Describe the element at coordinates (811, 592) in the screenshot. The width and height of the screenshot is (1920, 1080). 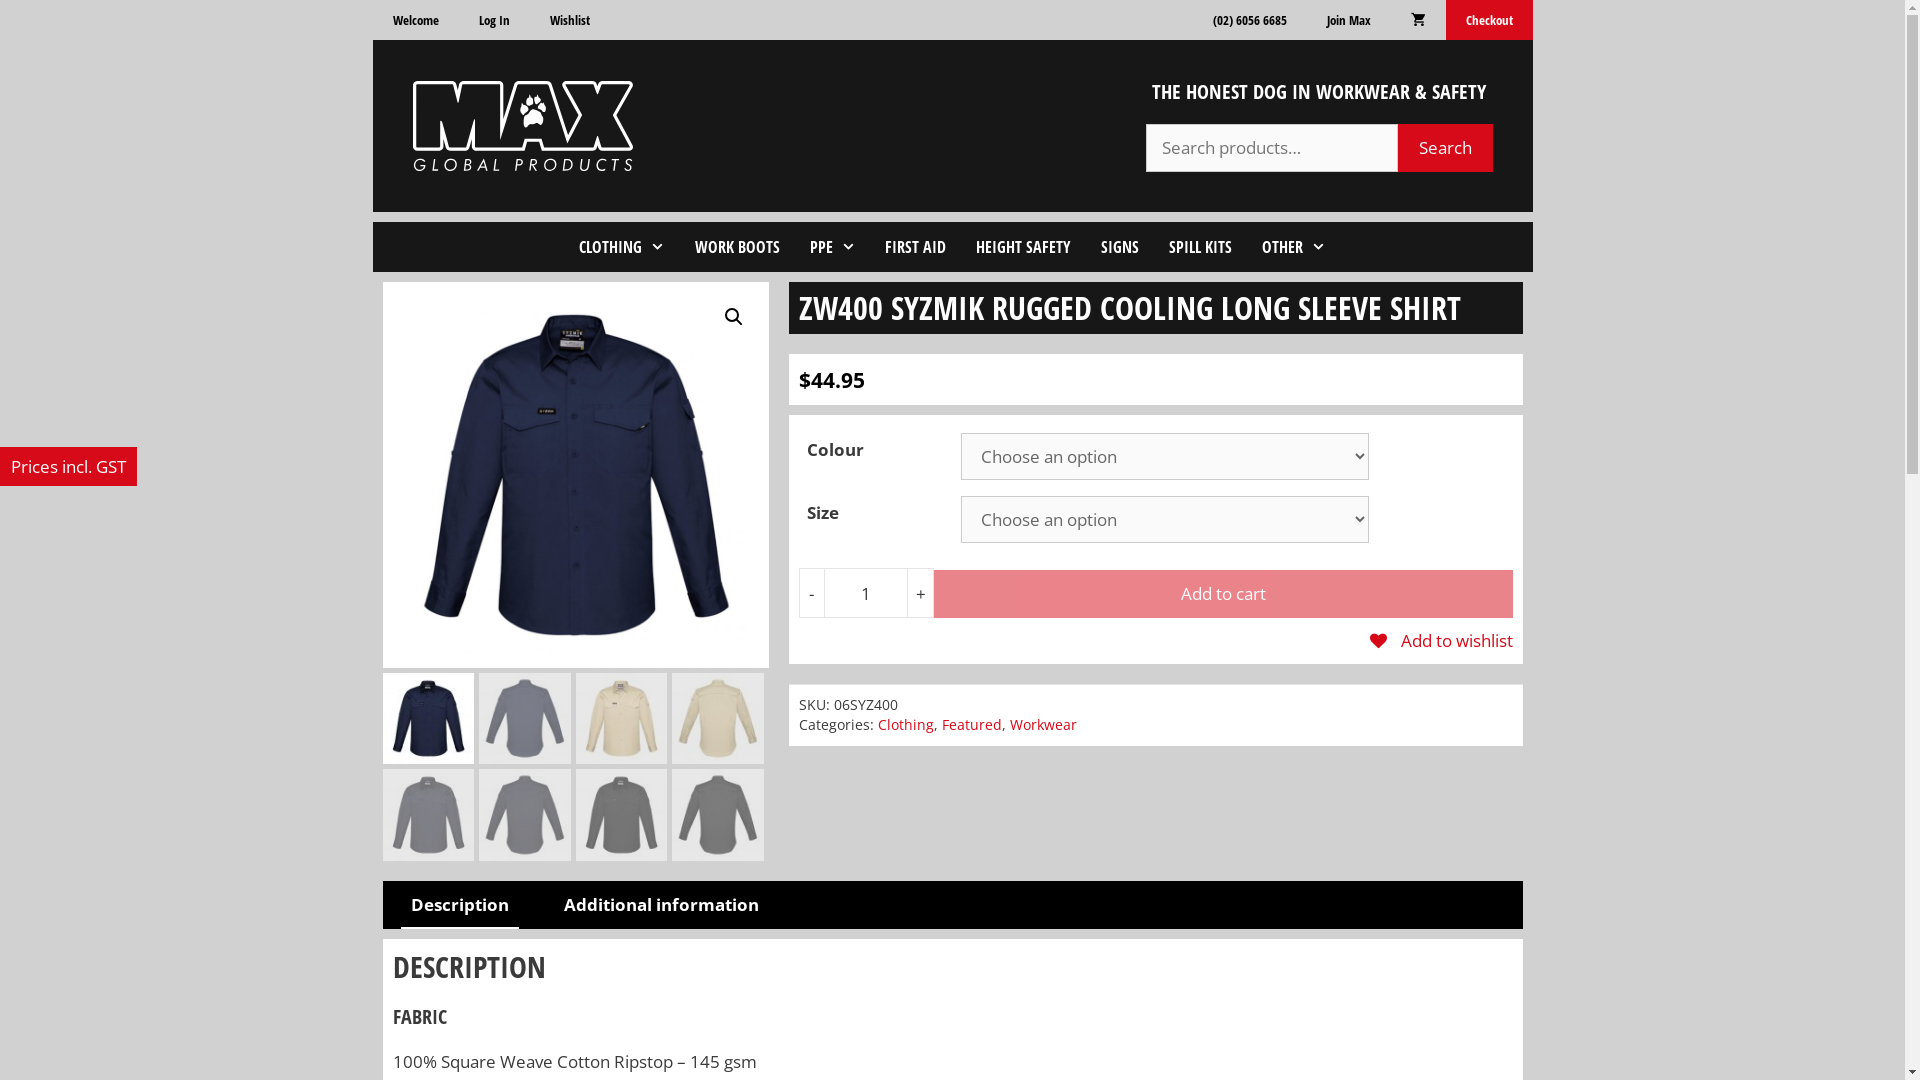
I see `'-'` at that location.